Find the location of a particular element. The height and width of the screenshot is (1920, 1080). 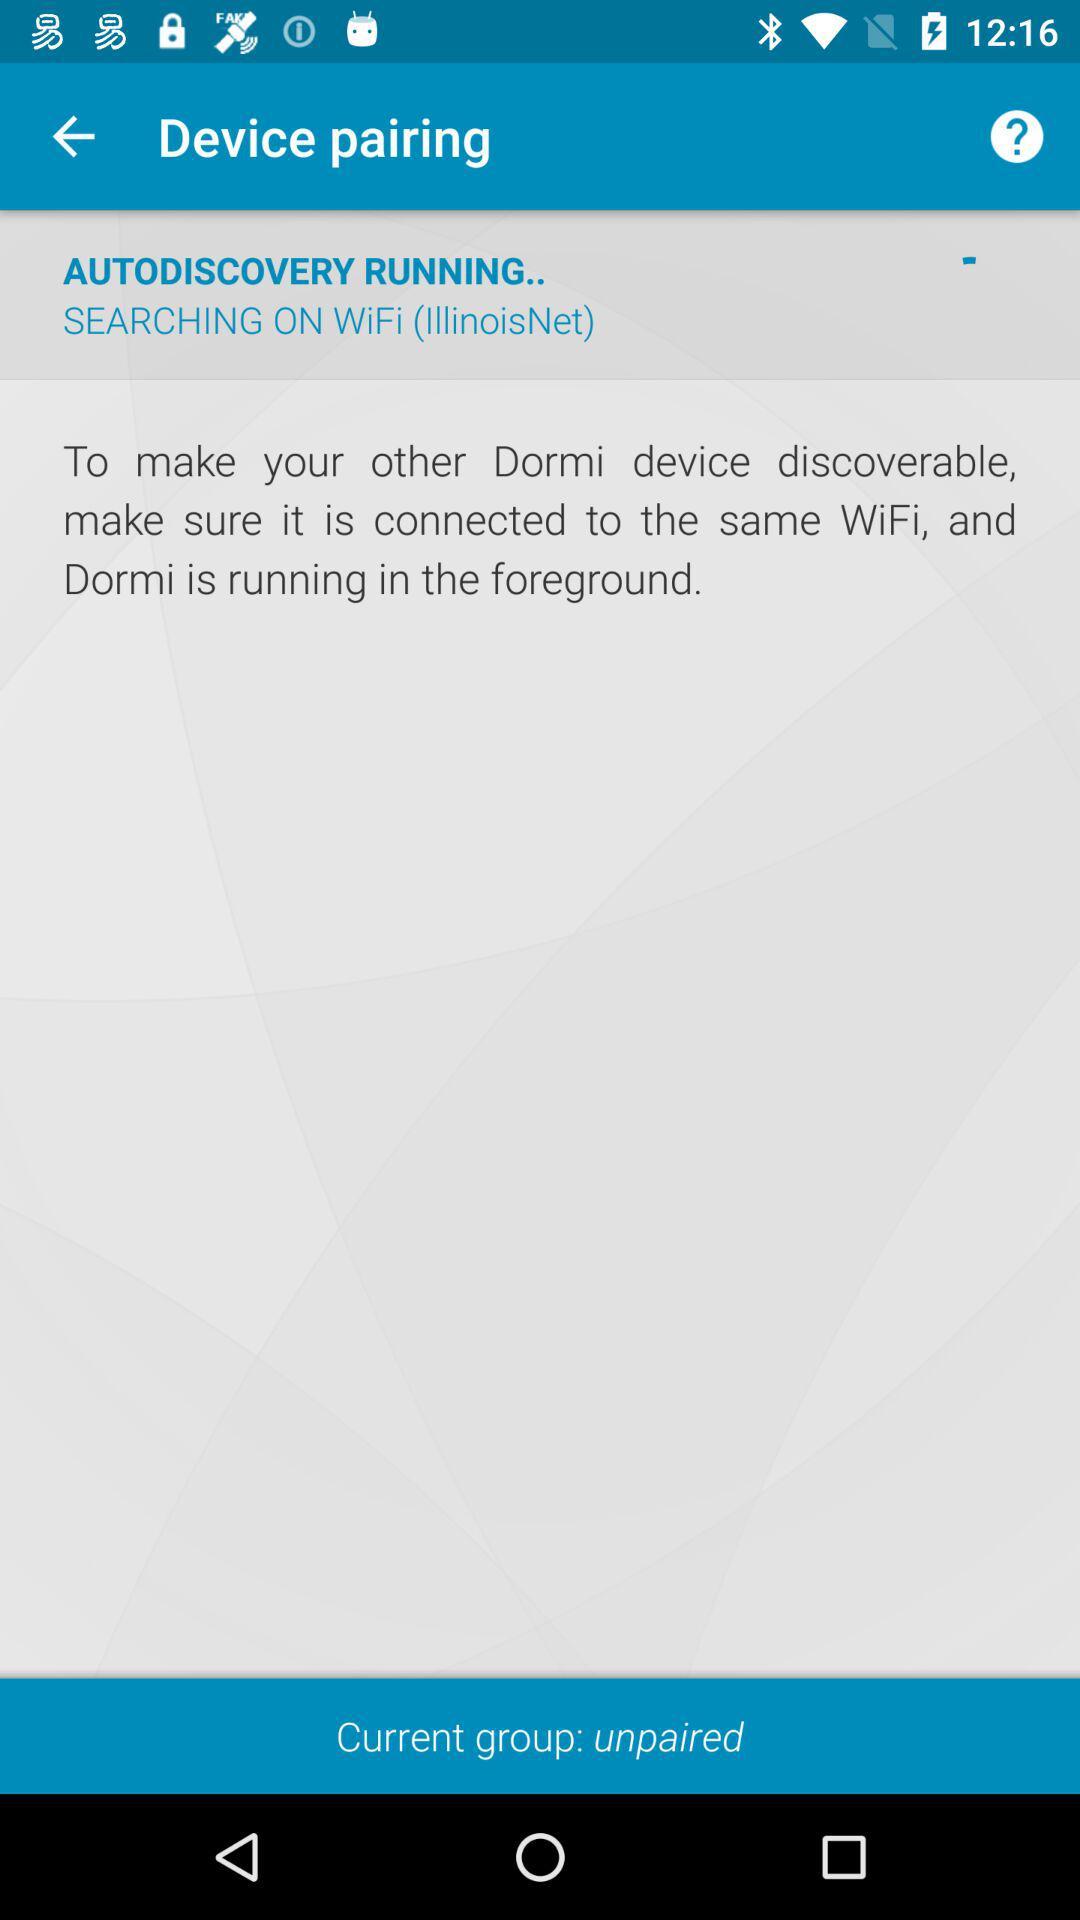

the item below the autodiscovery running.. item is located at coordinates (328, 318).